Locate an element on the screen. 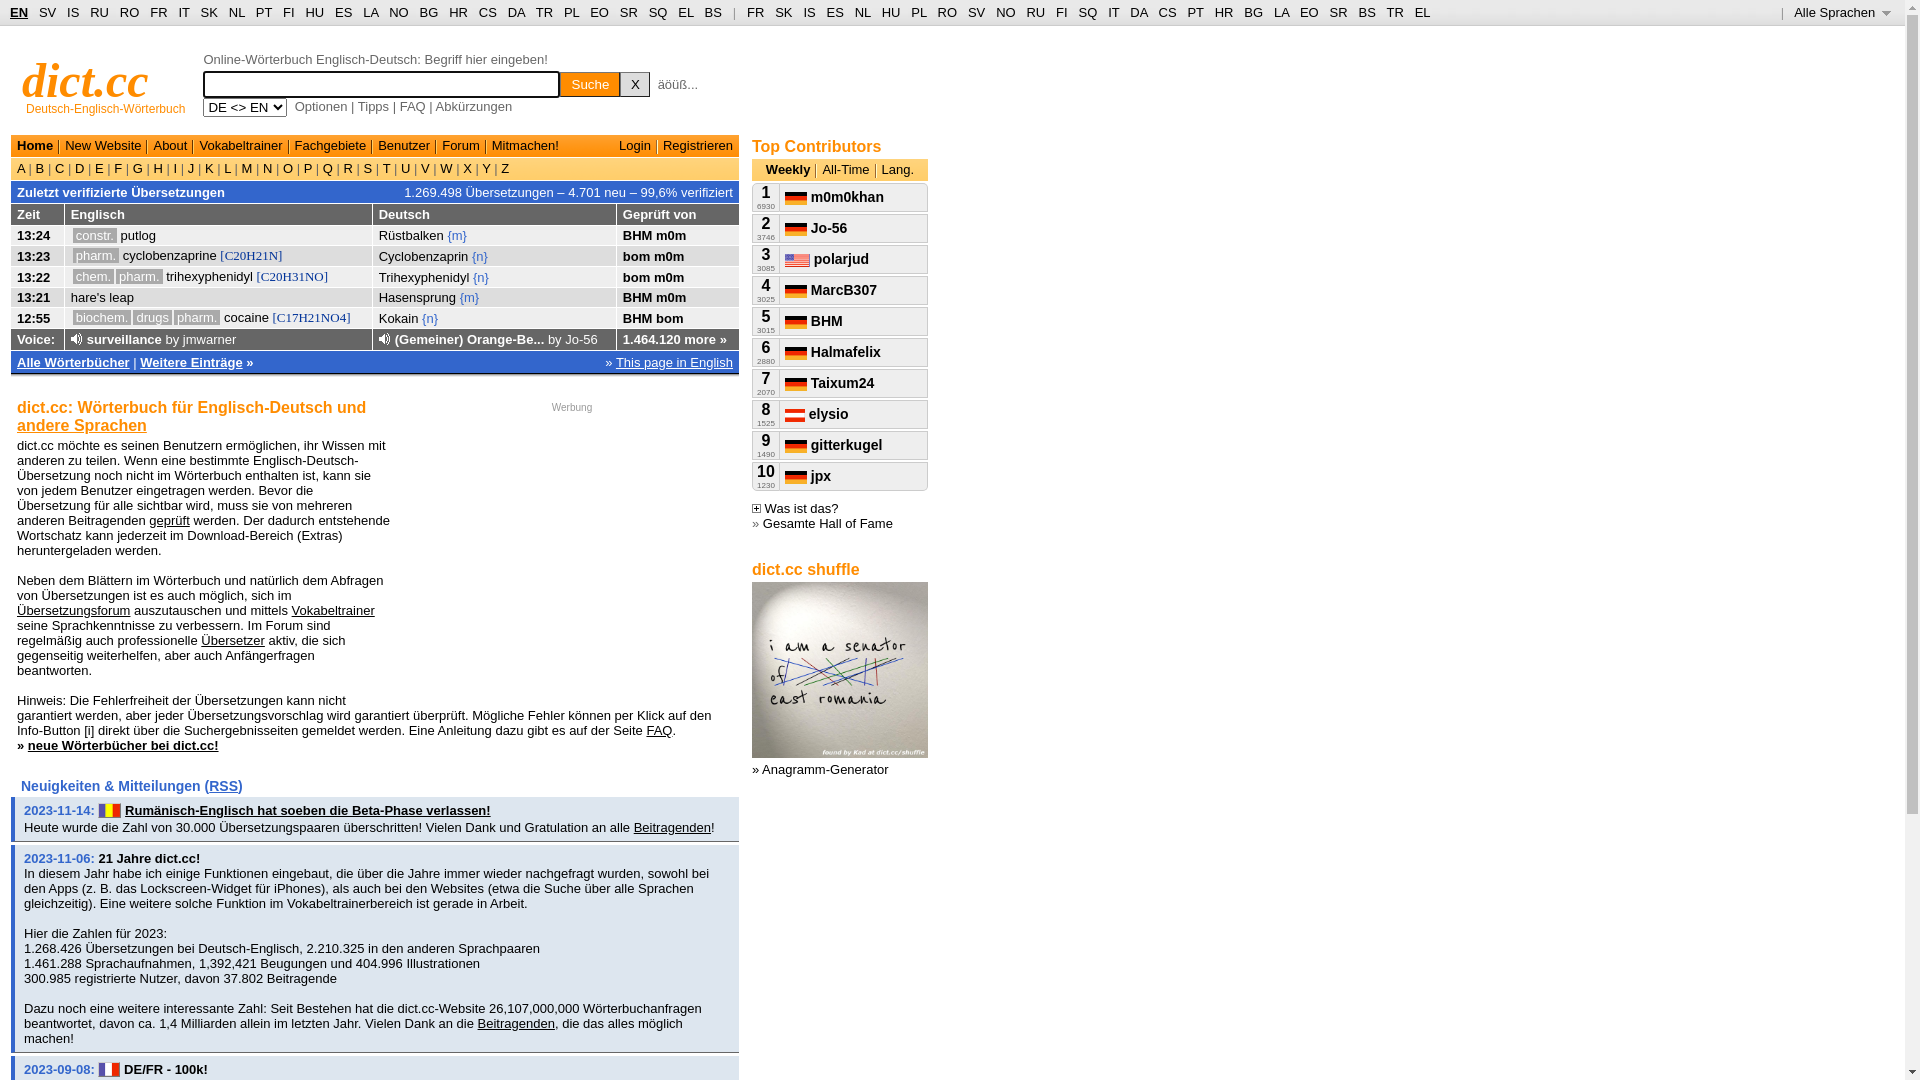 This screenshot has height=1080, width=1920. 'RSS' is located at coordinates (223, 785).